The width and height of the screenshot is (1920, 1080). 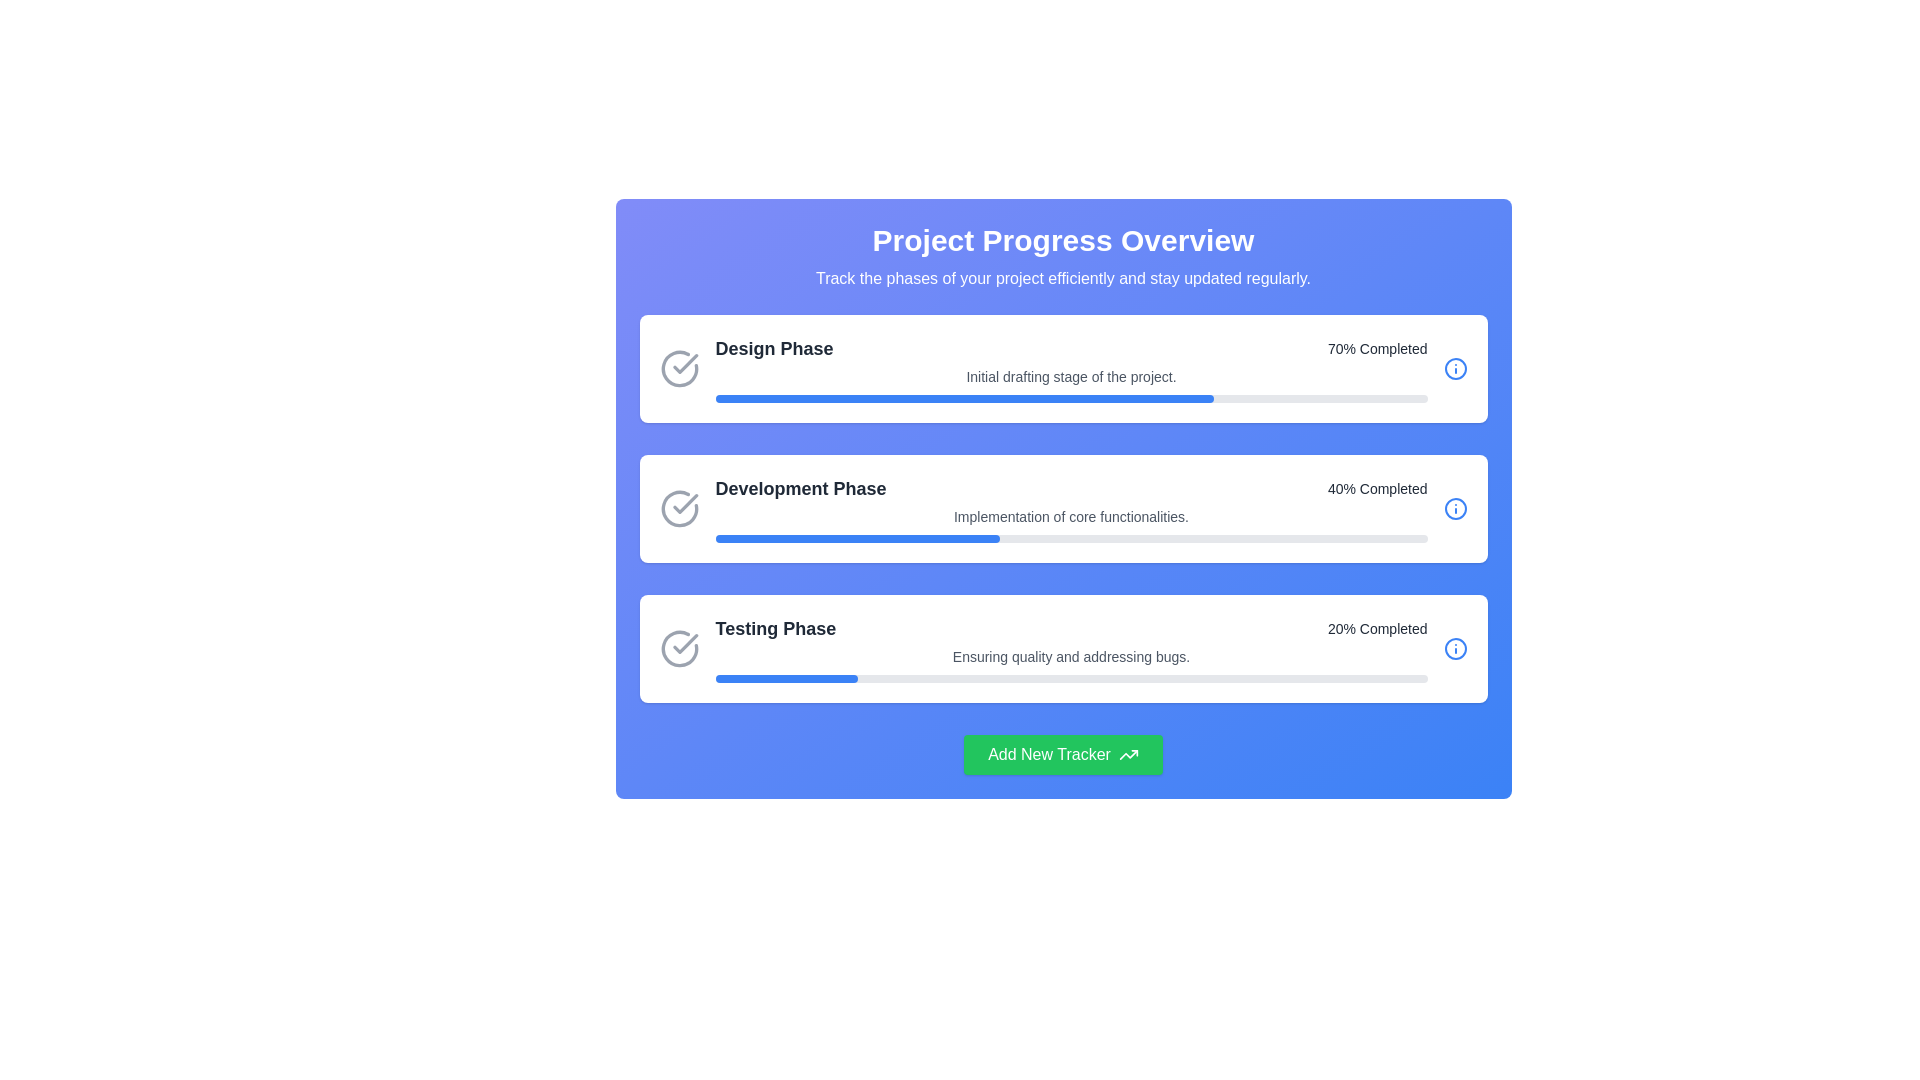 What do you see at coordinates (1455, 508) in the screenshot?
I see `the blue informational icon with a lowercase 'i' located at the right end of the 'Development Phase' section` at bounding box center [1455, 508].